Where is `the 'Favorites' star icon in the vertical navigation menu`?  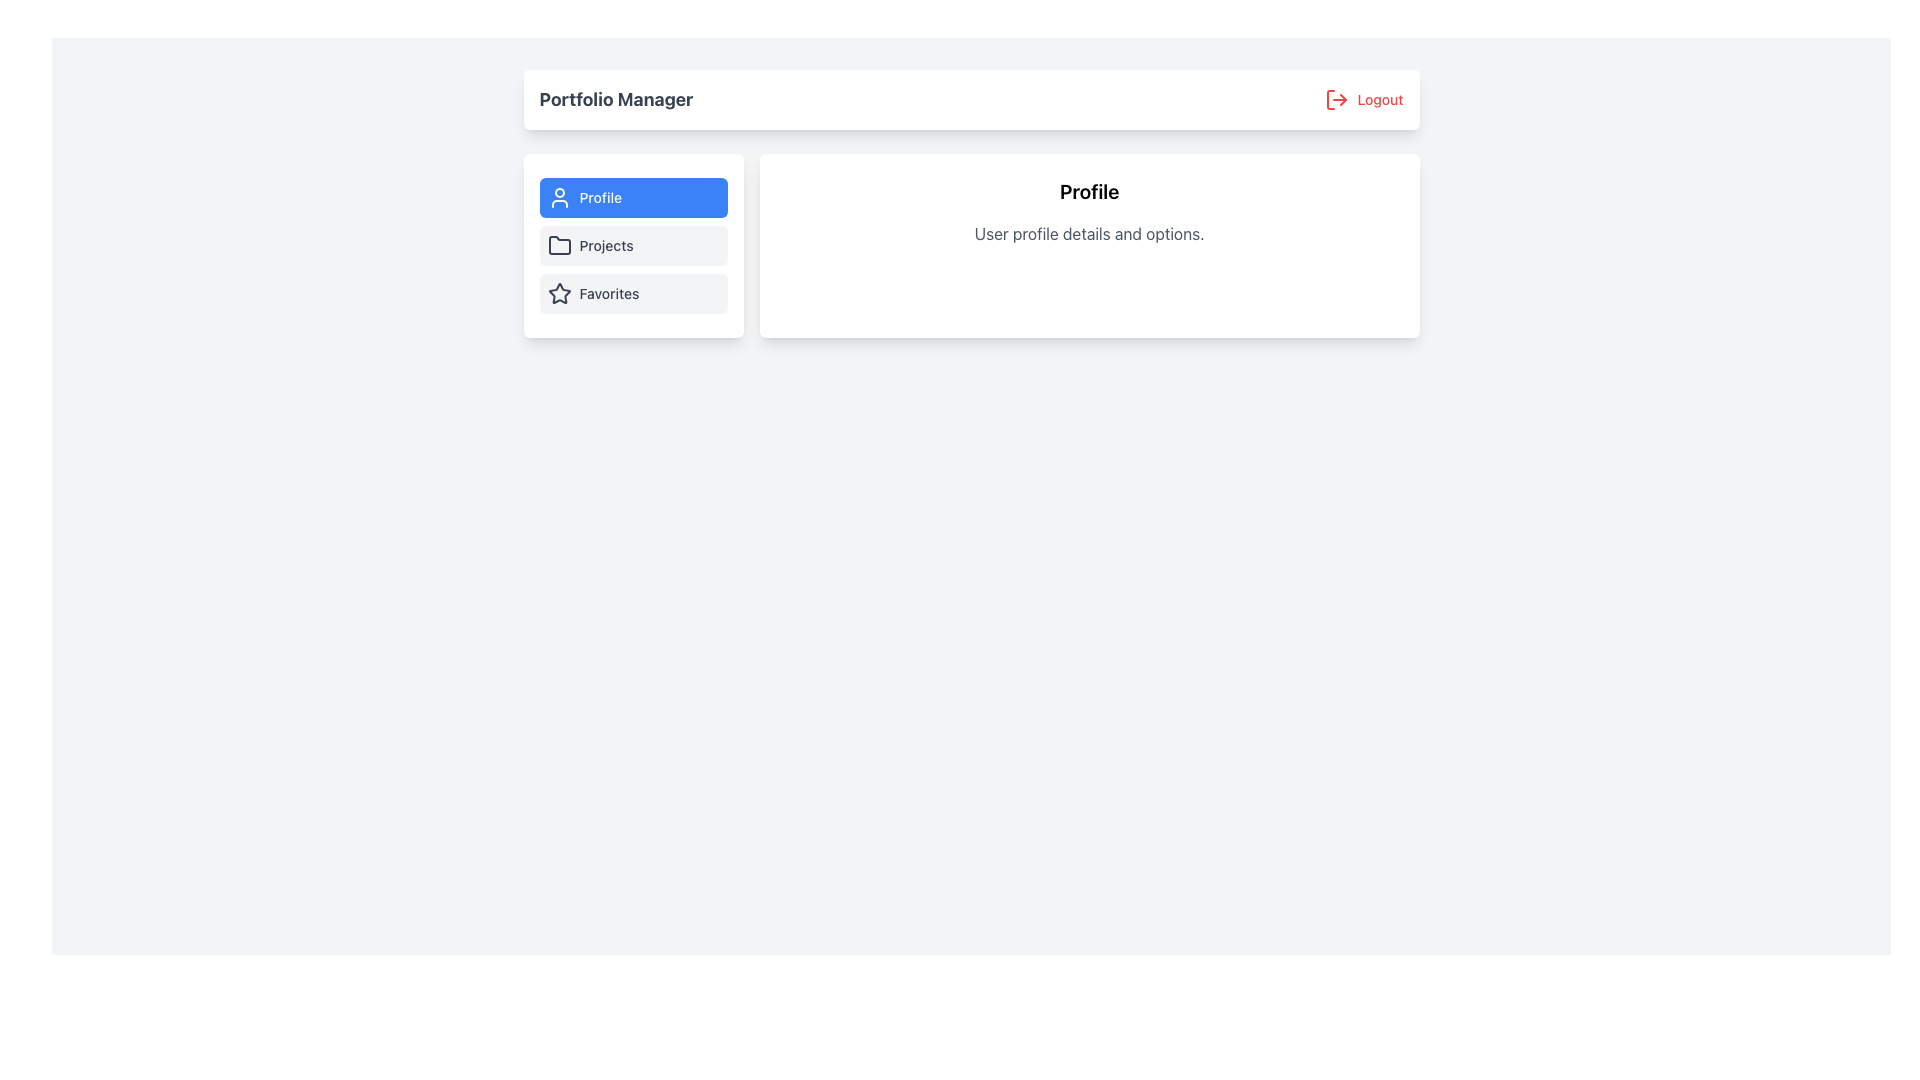
the 'Favorites' star icon in the vertical navigation menu is located at coordinates (559, 293).